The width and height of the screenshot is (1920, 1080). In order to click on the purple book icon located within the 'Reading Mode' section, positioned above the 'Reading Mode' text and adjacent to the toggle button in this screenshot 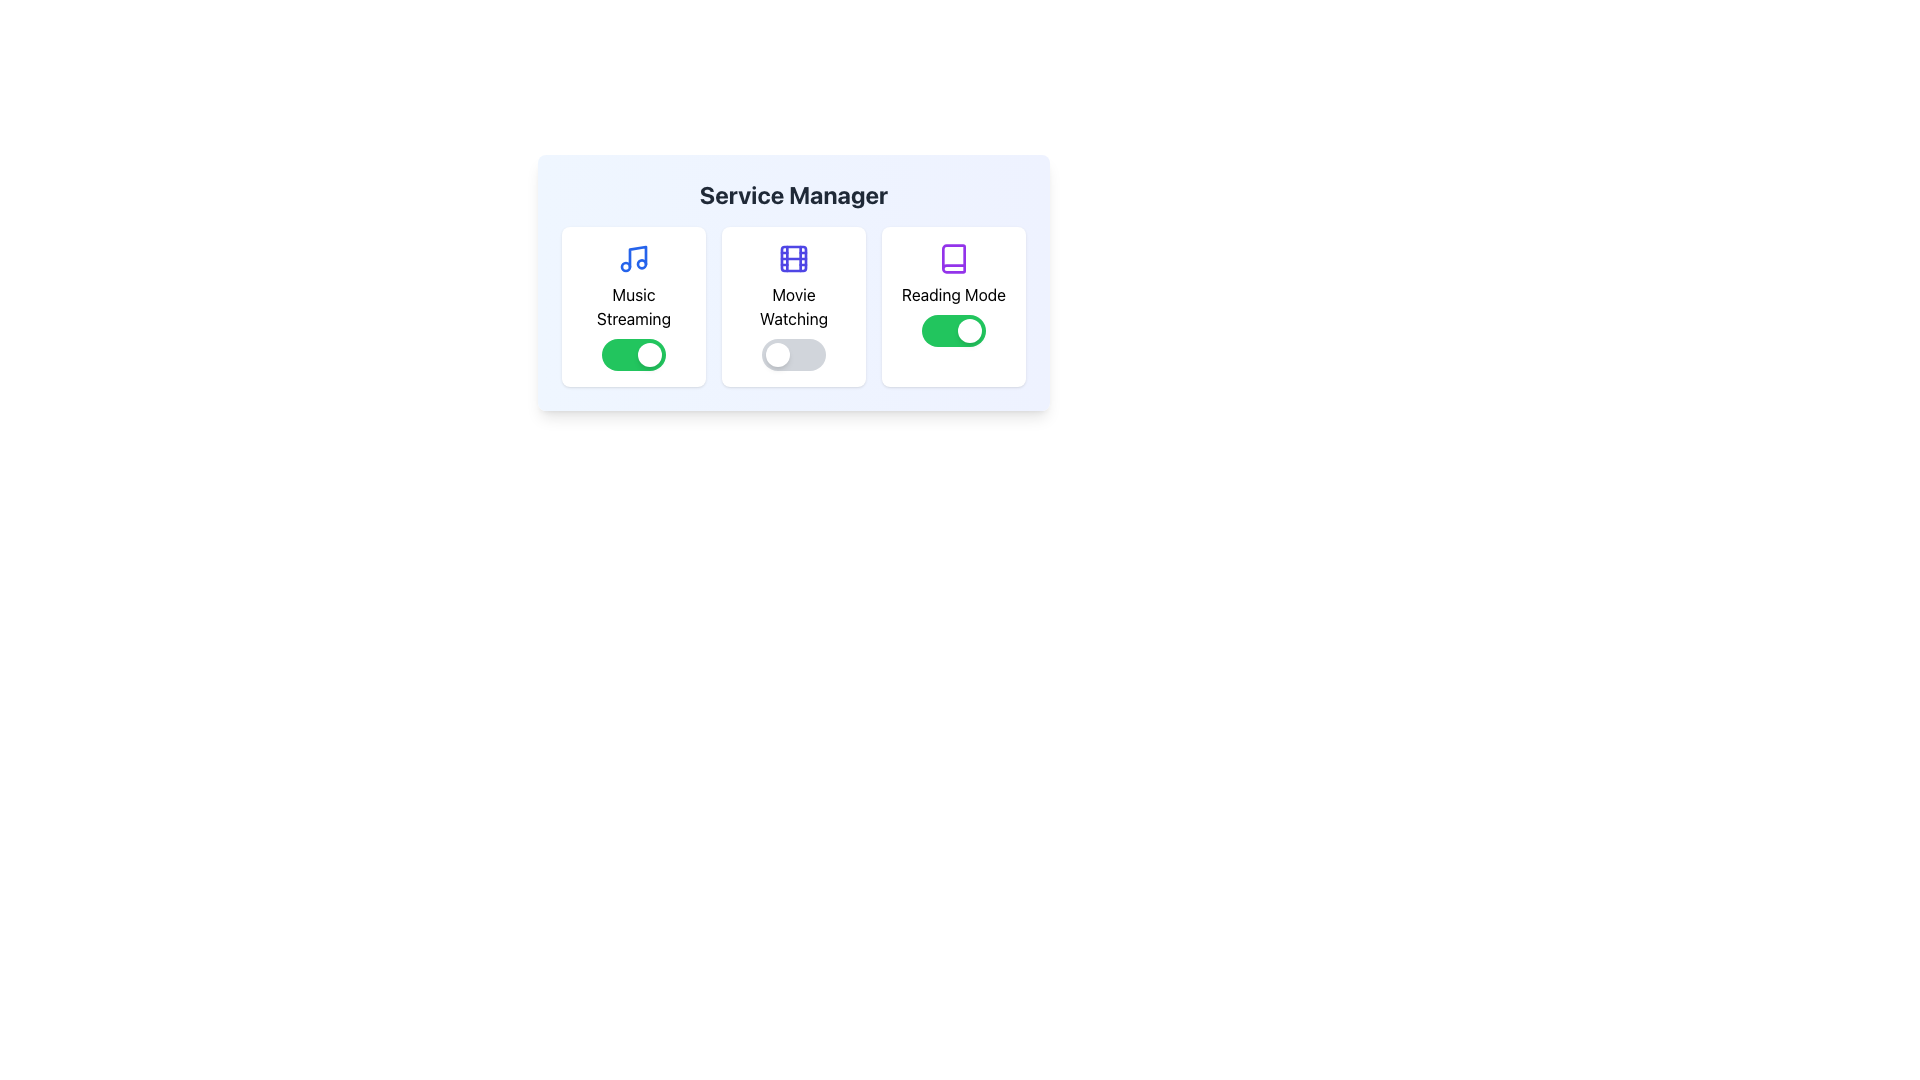, I will do `click(953, 257)`.